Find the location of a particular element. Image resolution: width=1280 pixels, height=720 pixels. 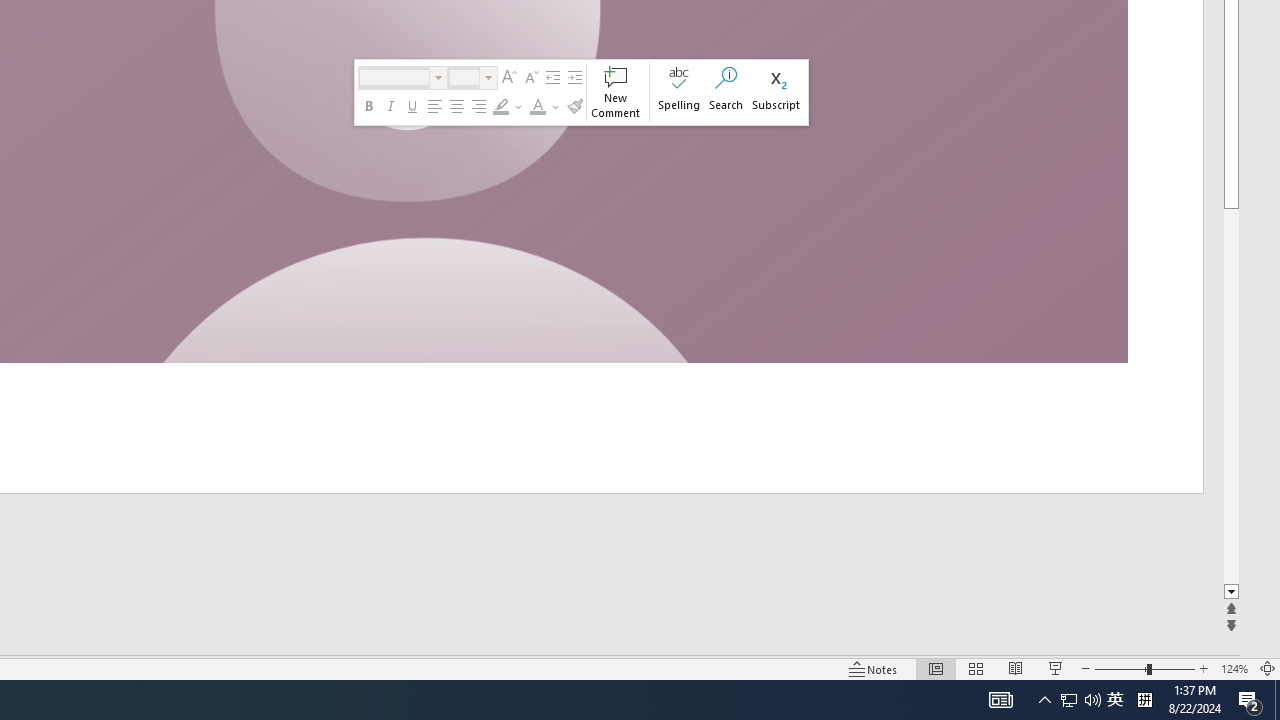

'Underline' is located at coordinates (411, 106).